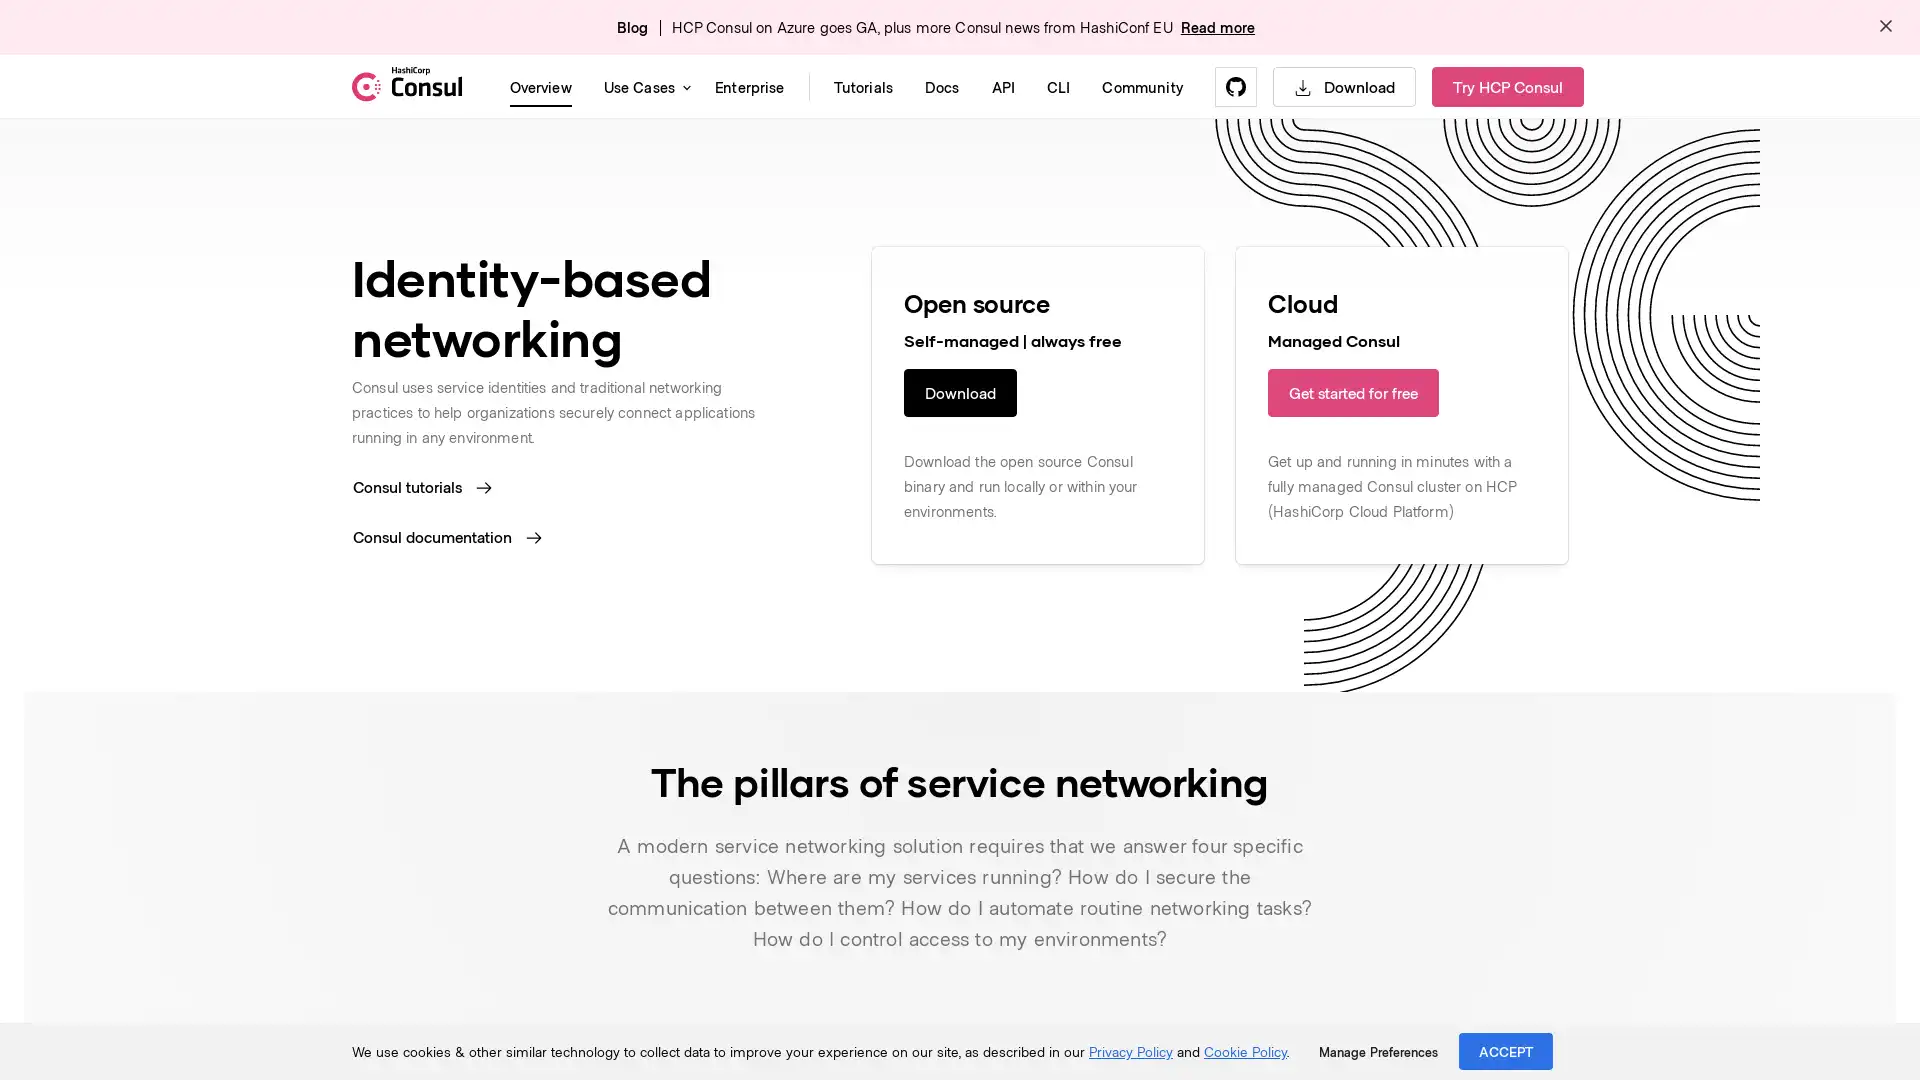 This screenshot has width=1920, height=1080. What do you see at coordinates (643, 86) in the screenshot?
I see `Use Cases` at bounding box center [643, 86].